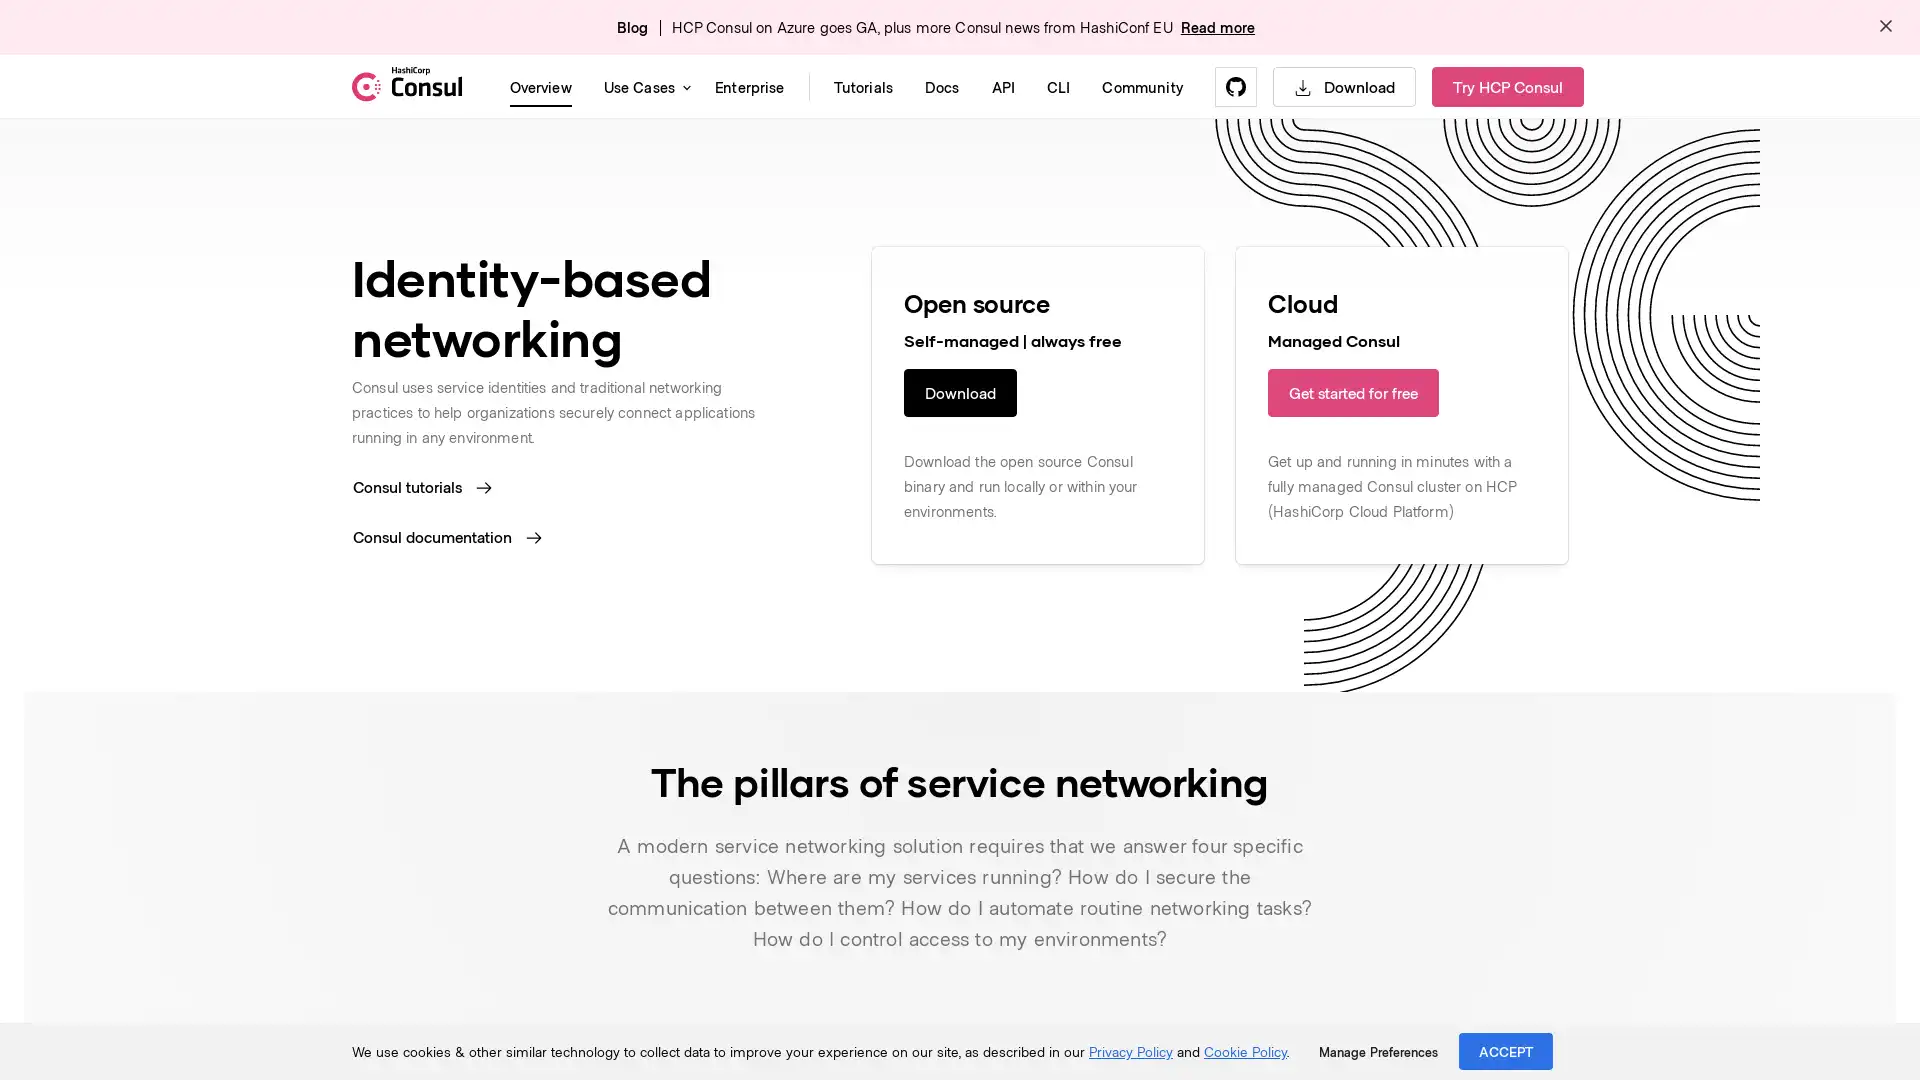 This screenshot has width=1920, height=1080. What do you see at coordinates (643, 86) in the screenshot?
I see `Use Cases` at bounding box center [643, 86].